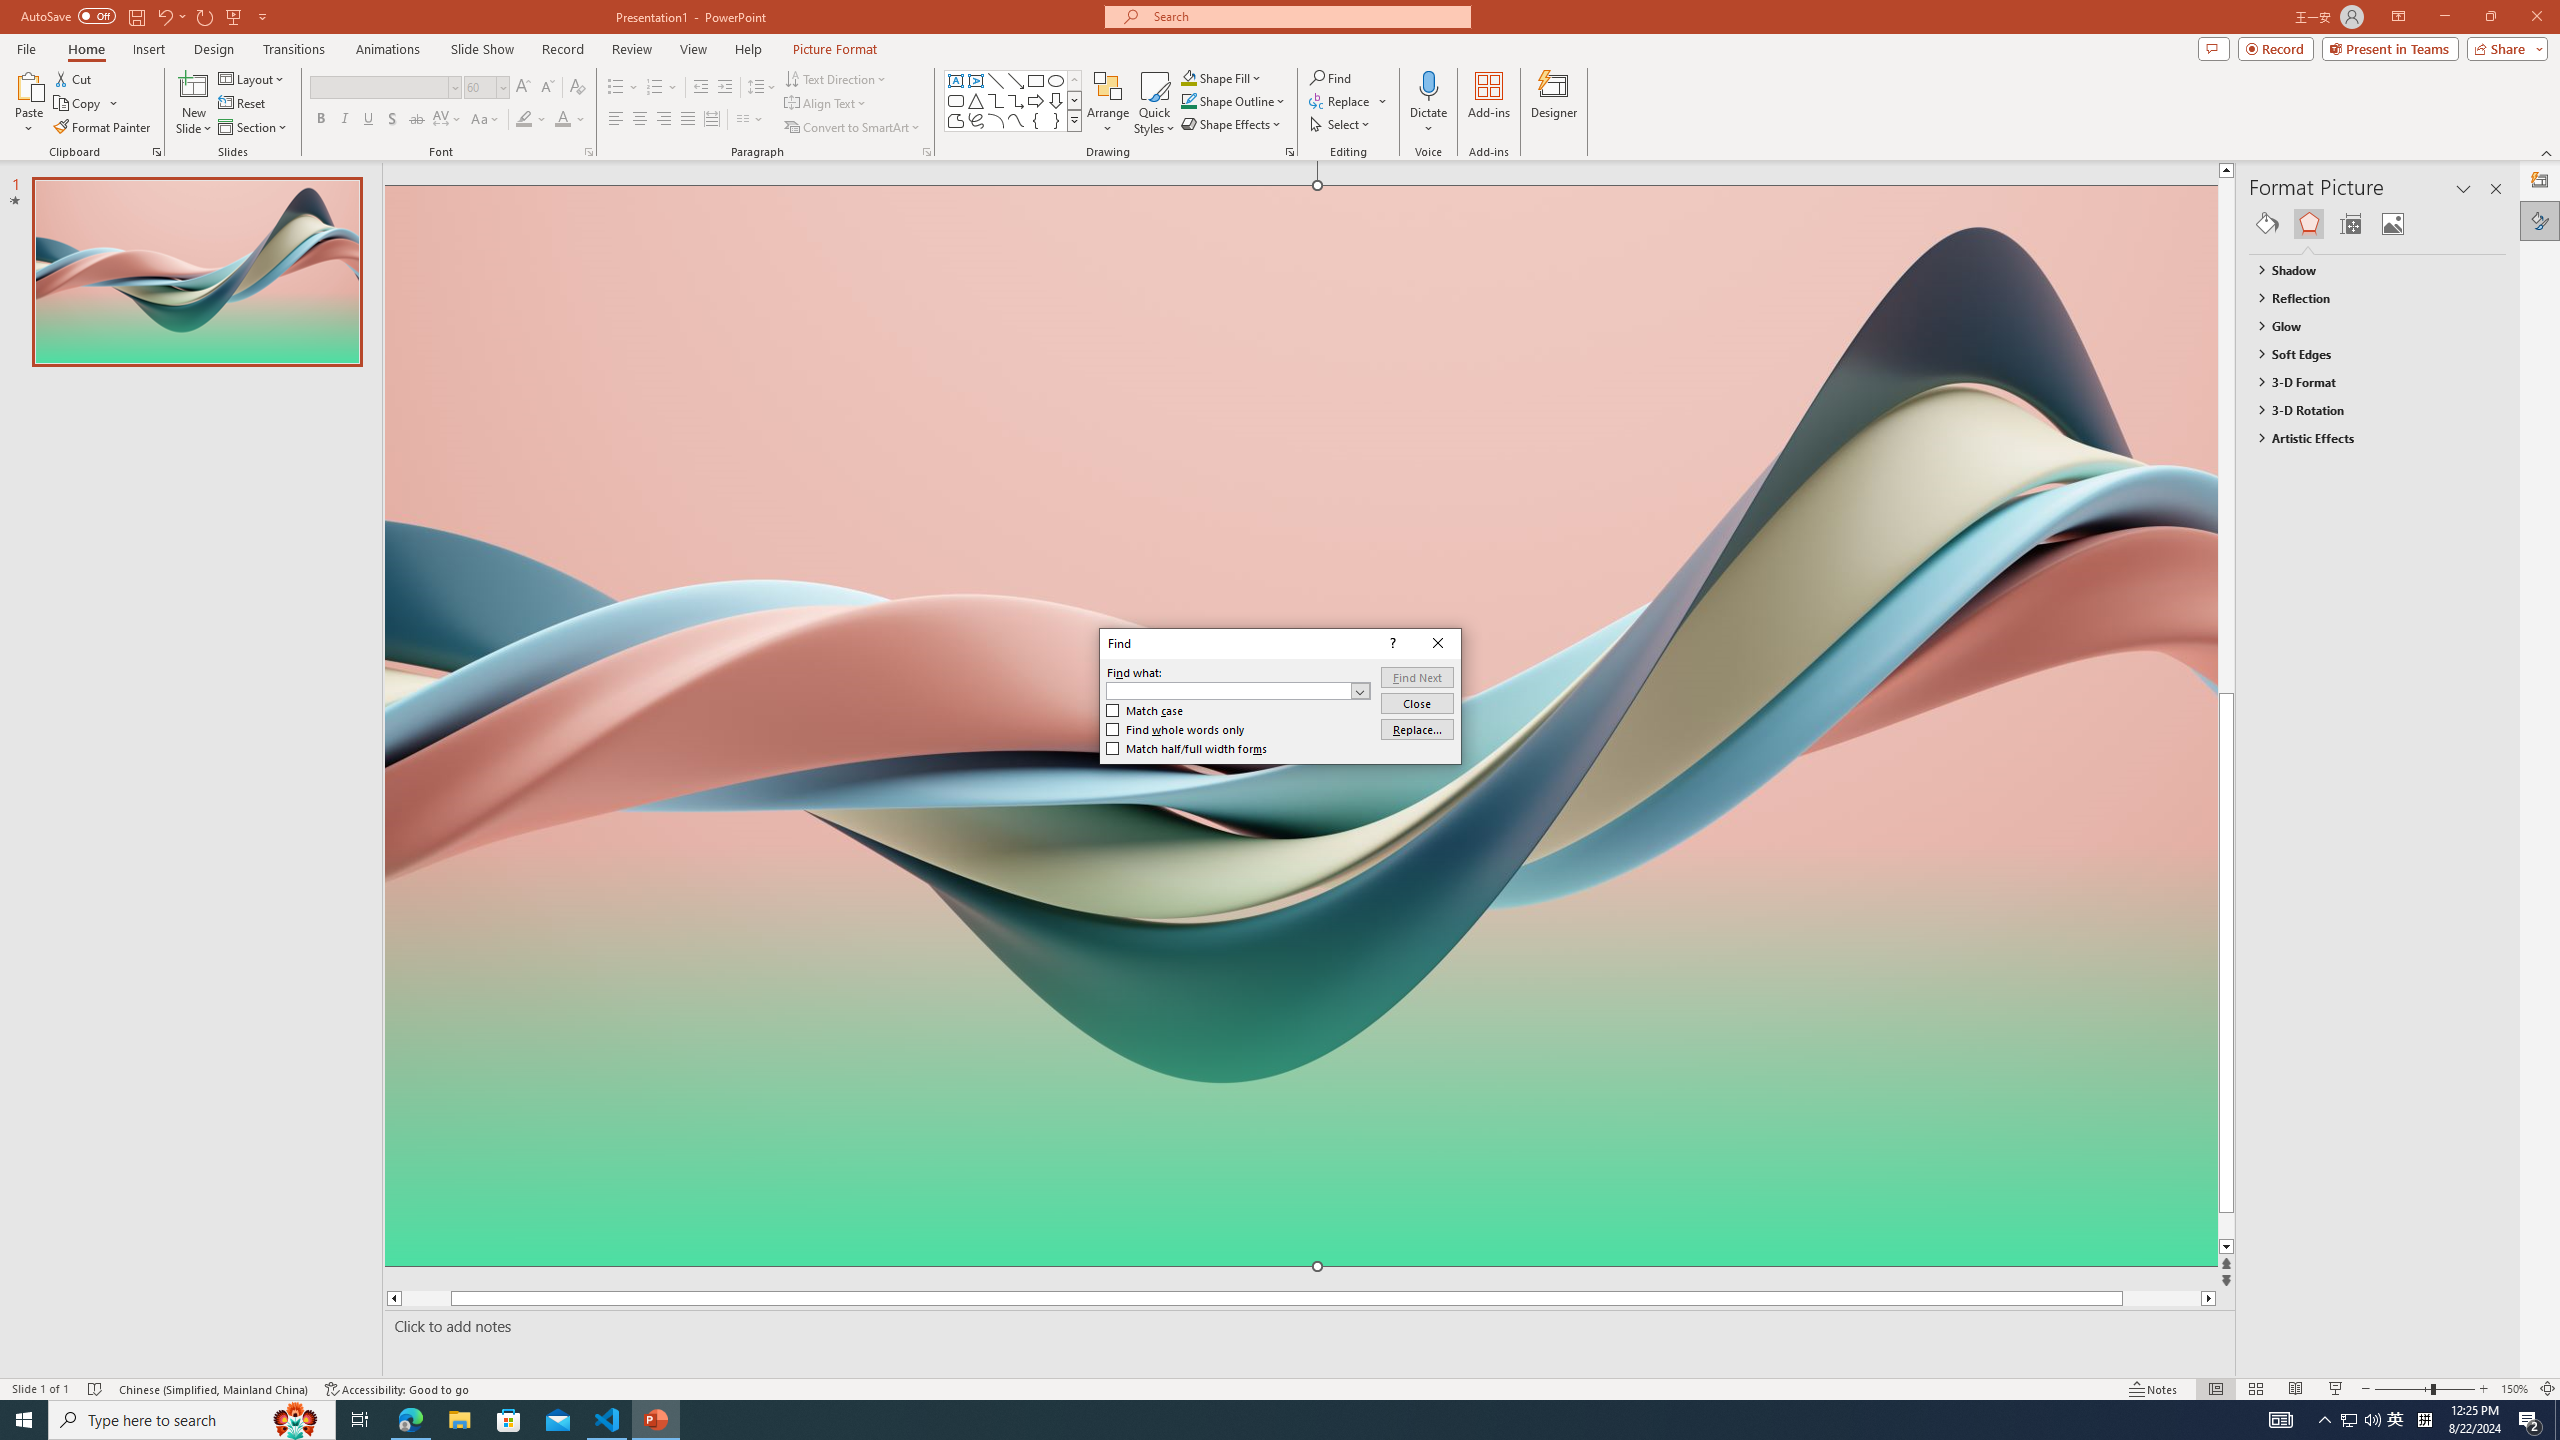 The height and width of the screenshot is (1440, 2560). Describe the element at coordinates (640, 118) in the screenshot. I see `'Center'` at that location.